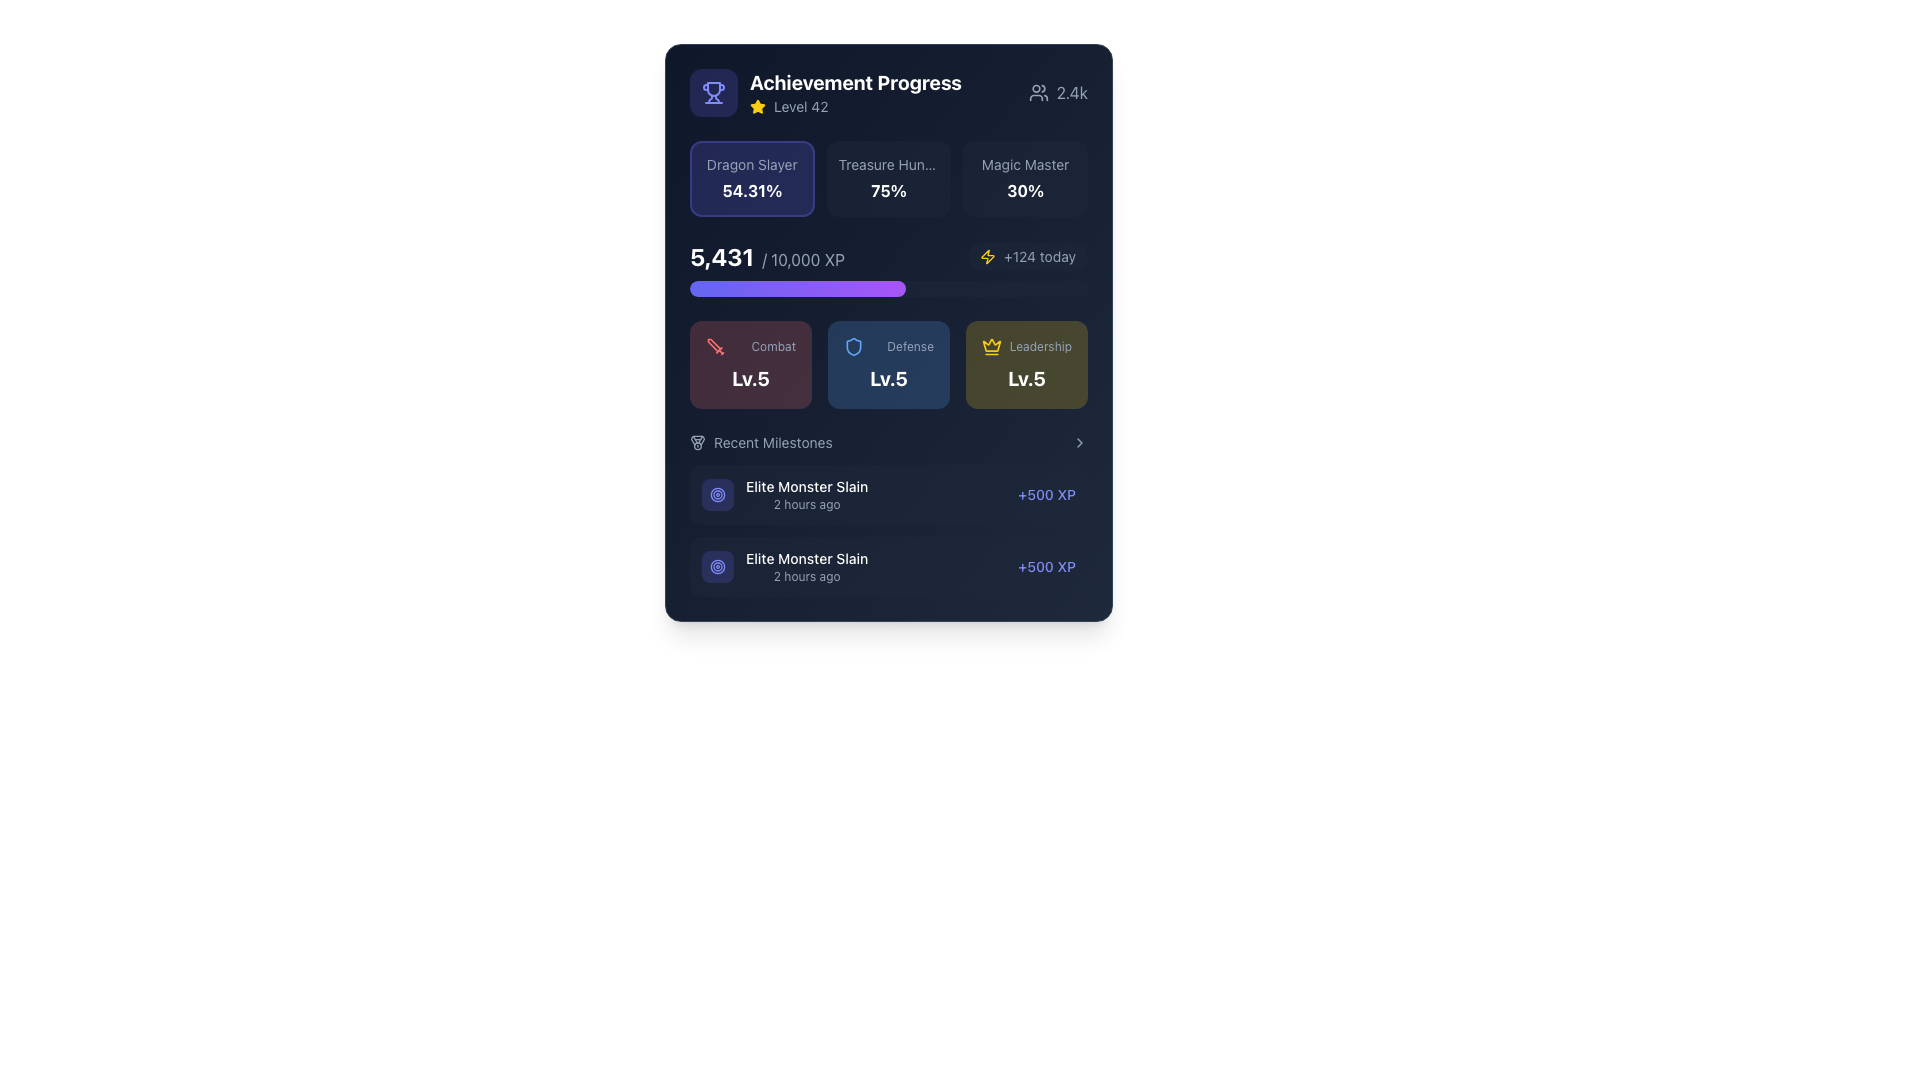 The height and width of the screenshot is (1080, 1920). Describe the element at coordinates (760, 442) in the screenshot. I see `the 'Recent Milestones' text label with medal icon, located beneath the 'Lv.5' cards in the 'Achievement Progress' section` at that location.